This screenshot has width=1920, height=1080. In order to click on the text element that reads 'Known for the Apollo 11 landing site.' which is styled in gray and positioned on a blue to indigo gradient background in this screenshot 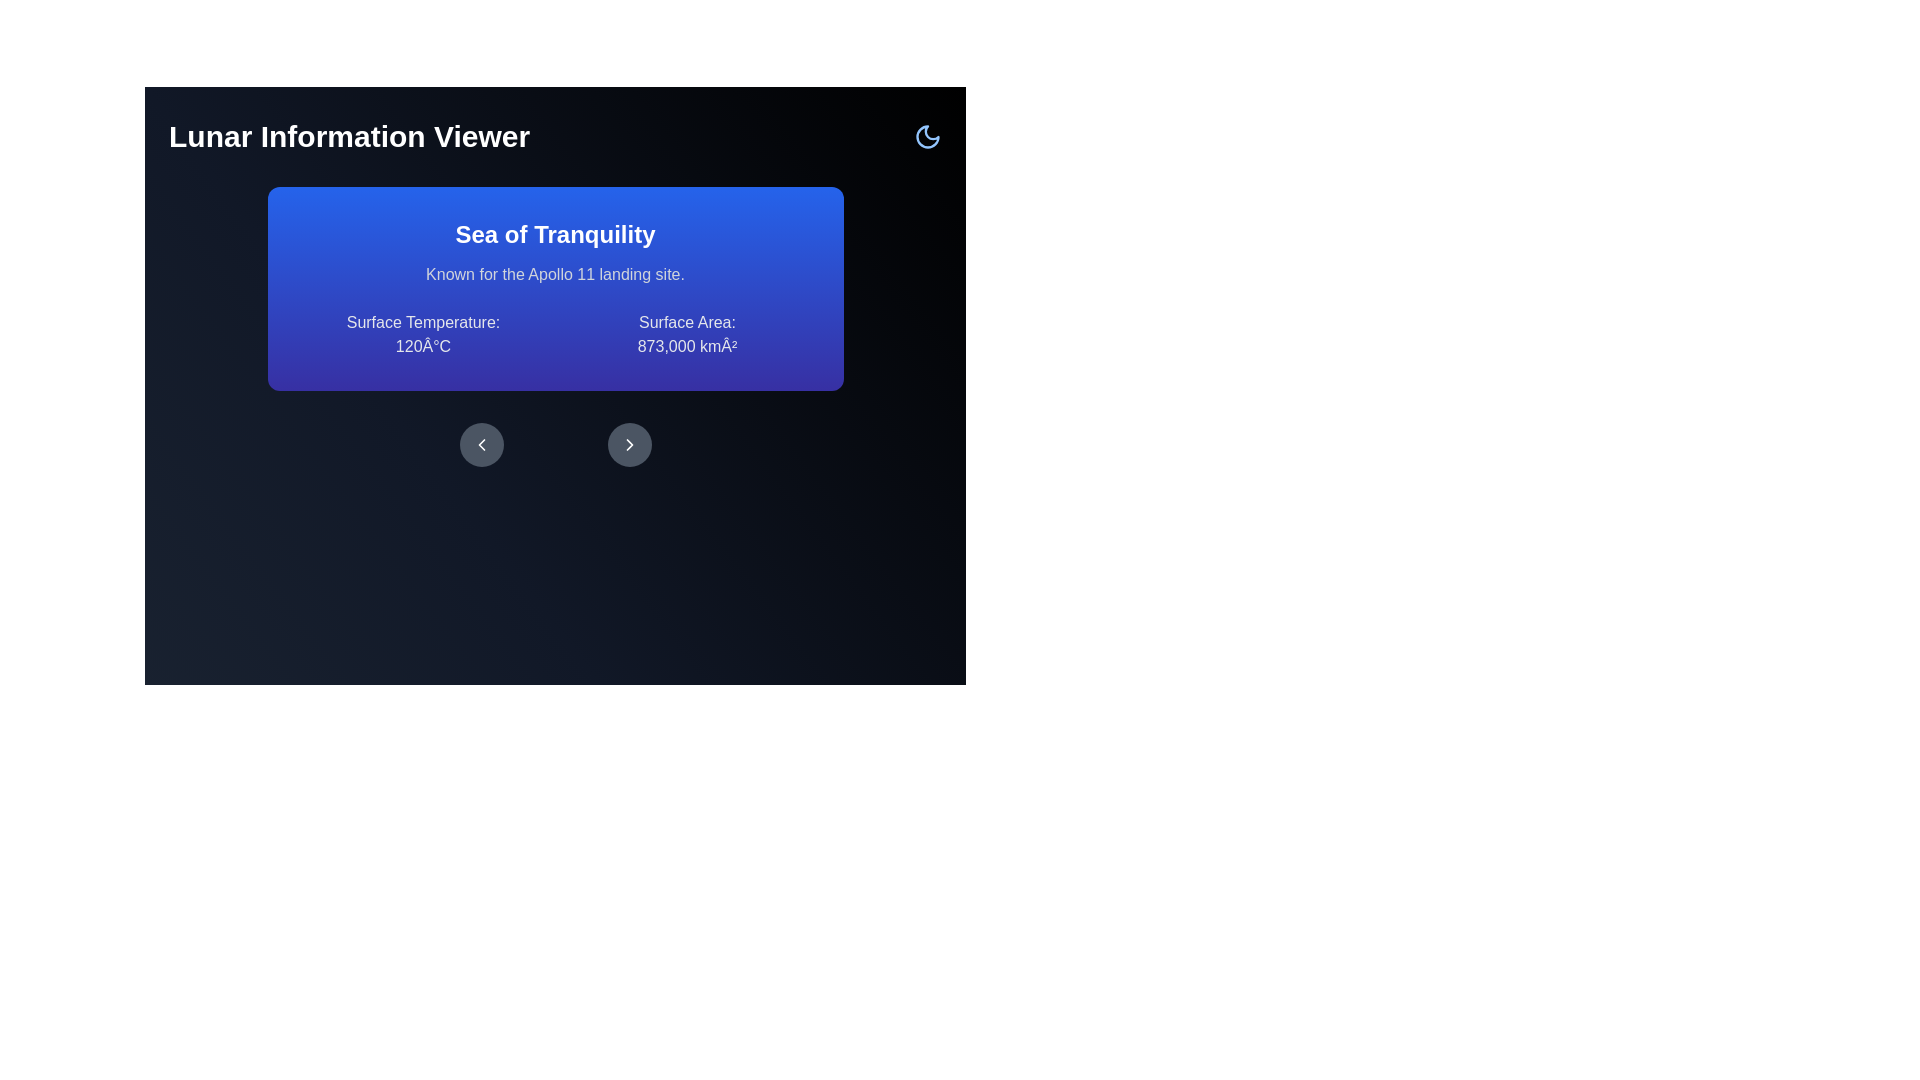, I will do `click(555, 274)`.